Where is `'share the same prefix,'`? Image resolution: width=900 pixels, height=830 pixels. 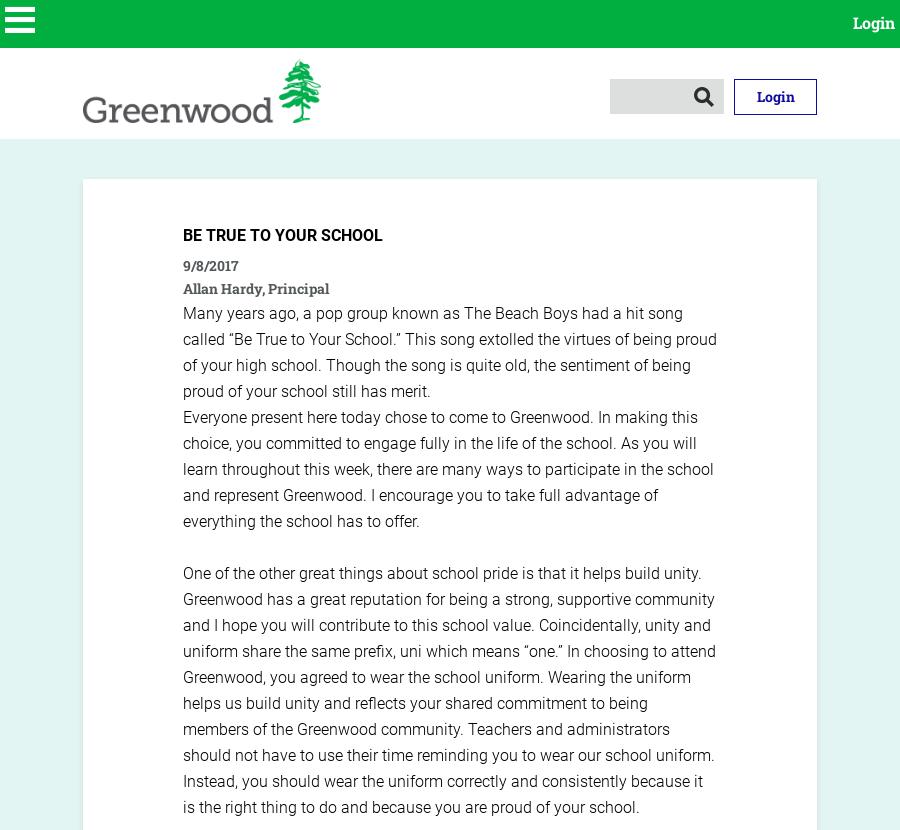 'share the same prefix,' is located at coordinates (320, 649).